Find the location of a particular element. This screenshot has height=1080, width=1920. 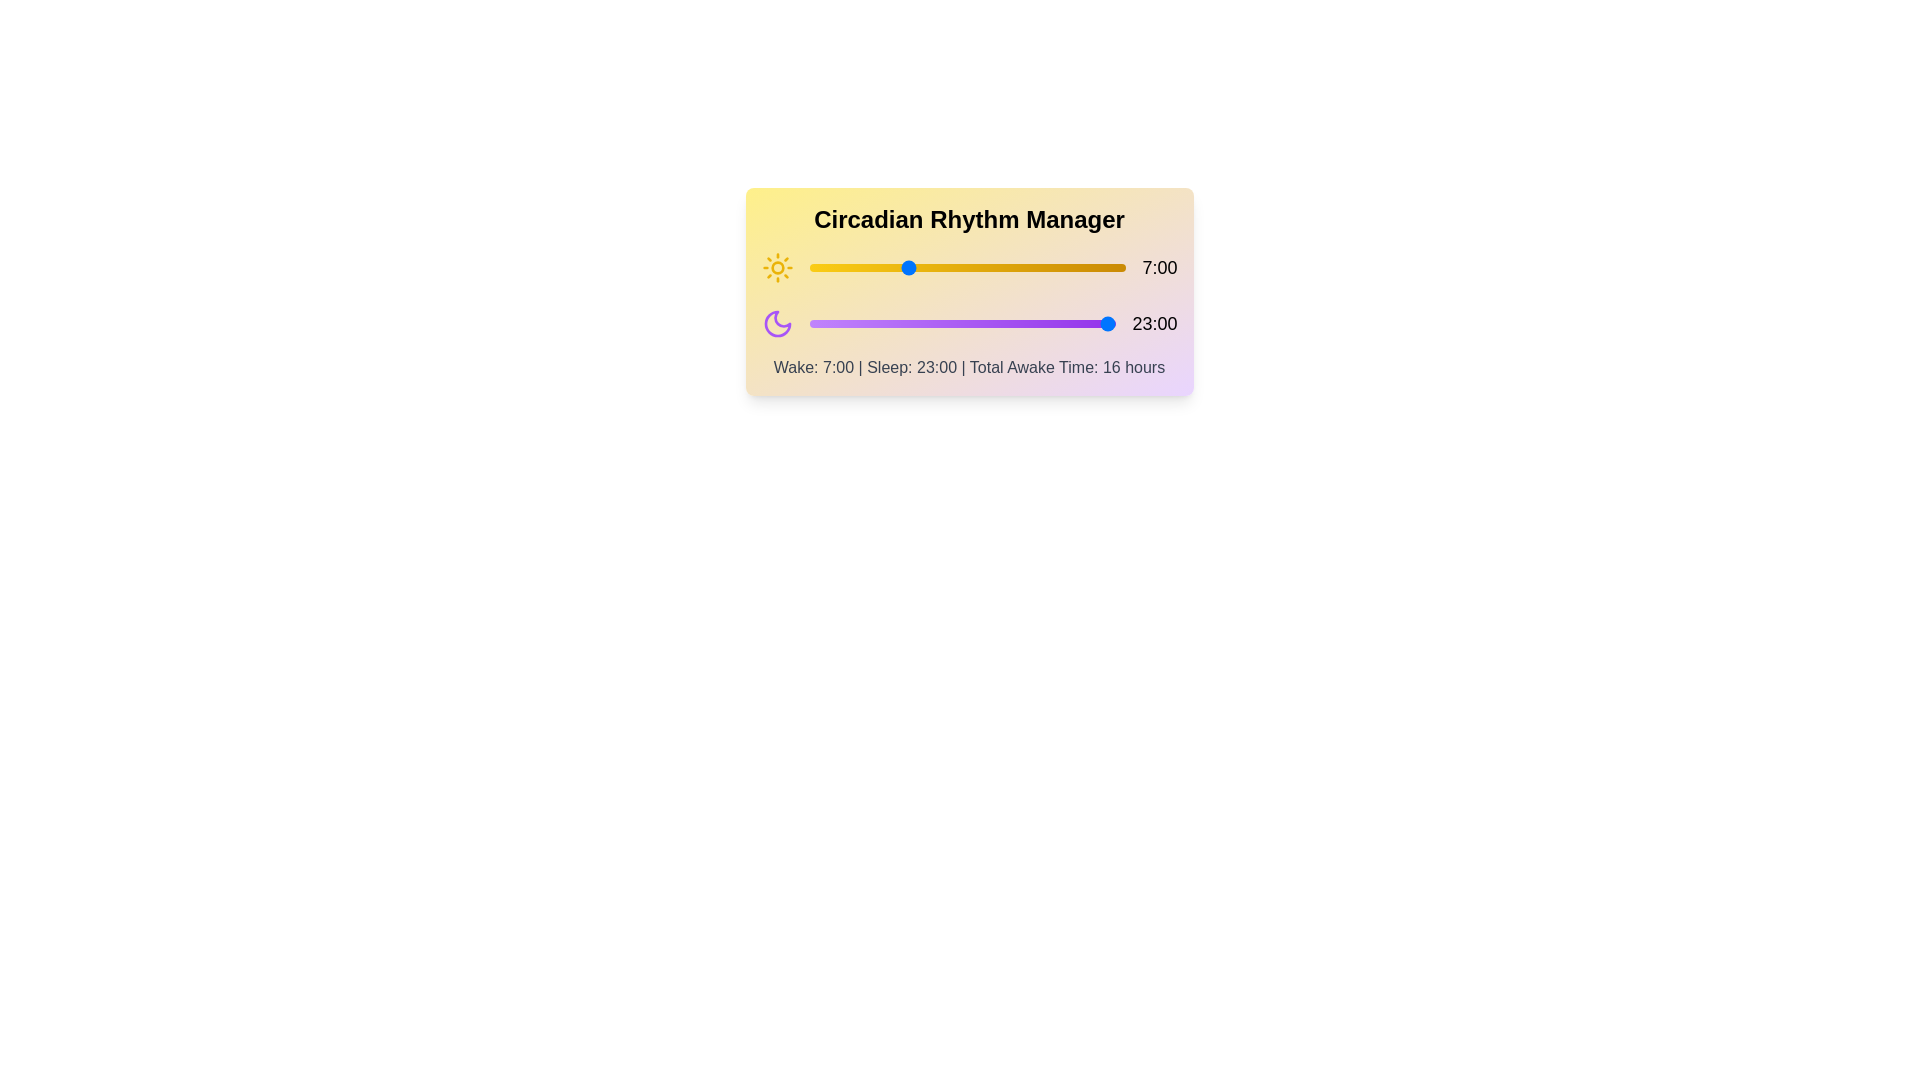

the wake time slider to 21 hours is located at coordinates (1097, 266).